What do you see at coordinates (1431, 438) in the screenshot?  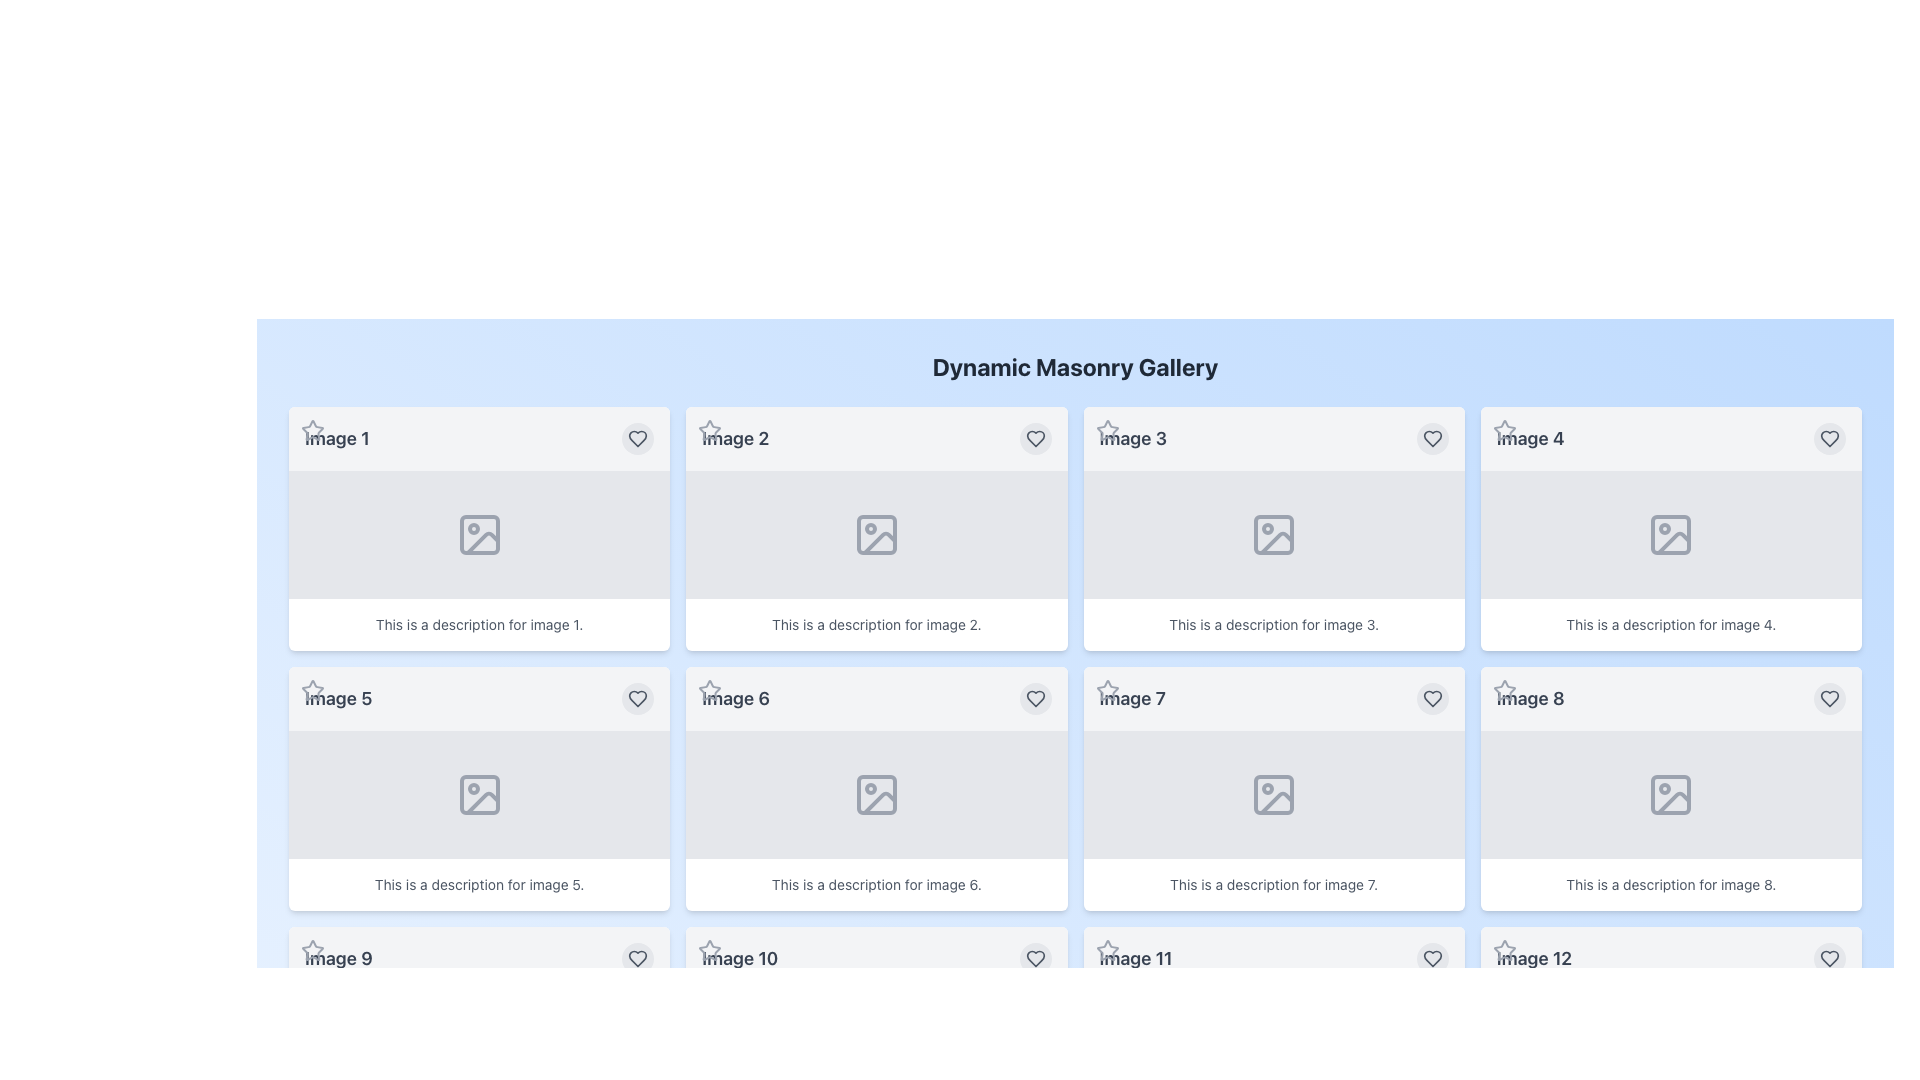 I see `the favorite button located at the top-right corner of 'Image 3'` at bounding box center [1431, 438].